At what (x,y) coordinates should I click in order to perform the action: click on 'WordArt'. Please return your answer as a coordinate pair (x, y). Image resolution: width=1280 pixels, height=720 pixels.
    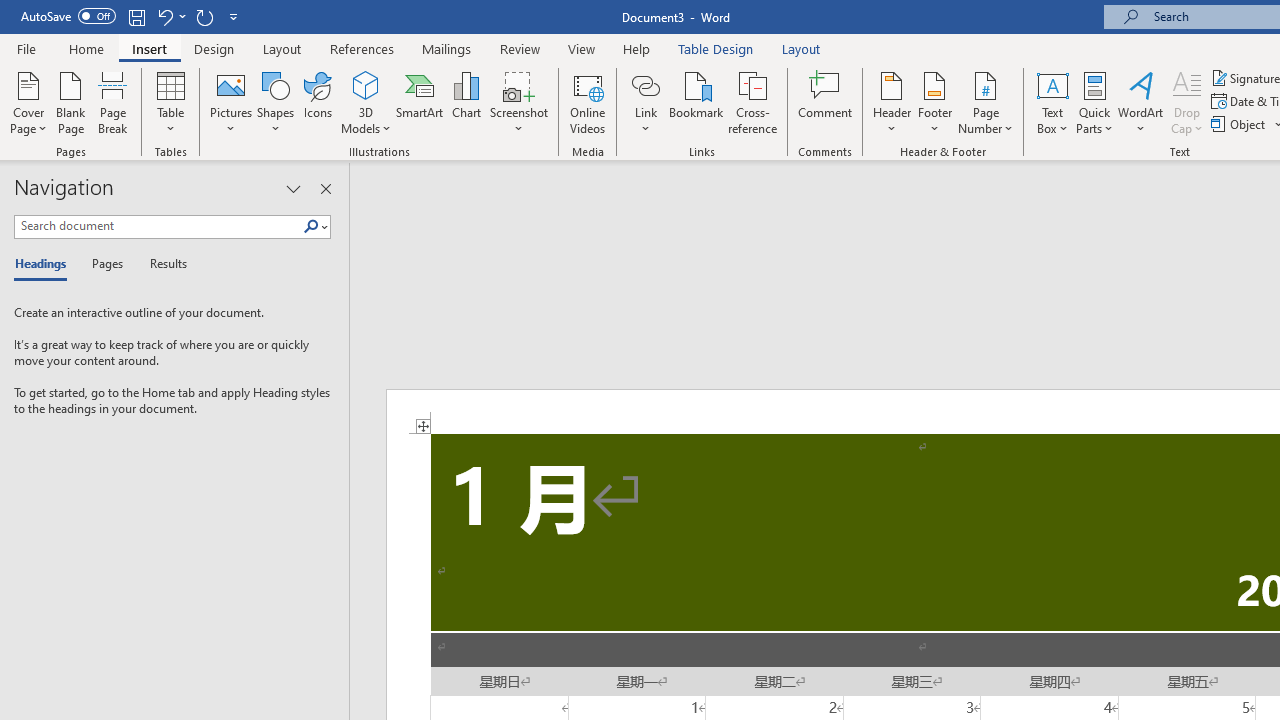
    Looking at the image, I should click on (1141, 103).